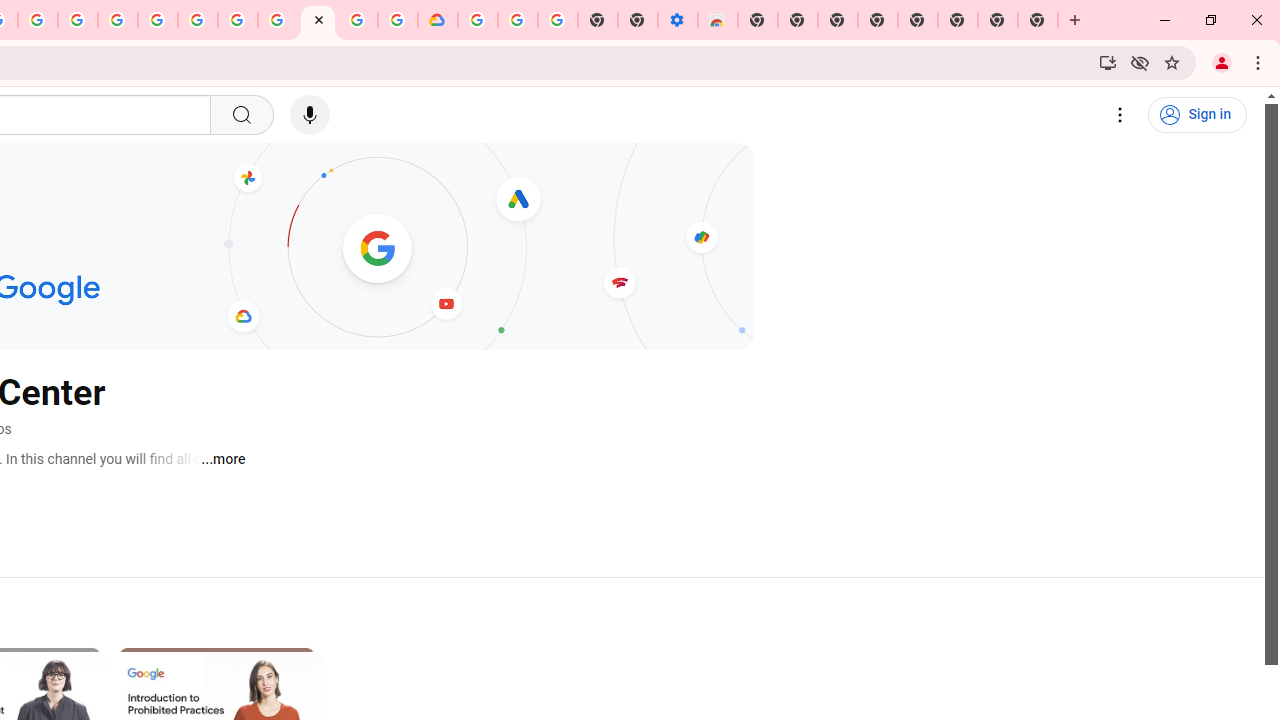 This screenshot has width=1280, height=720. I want to click on 'Android TV Policies and Guidelines - Transparency Center', so click(277, 20).